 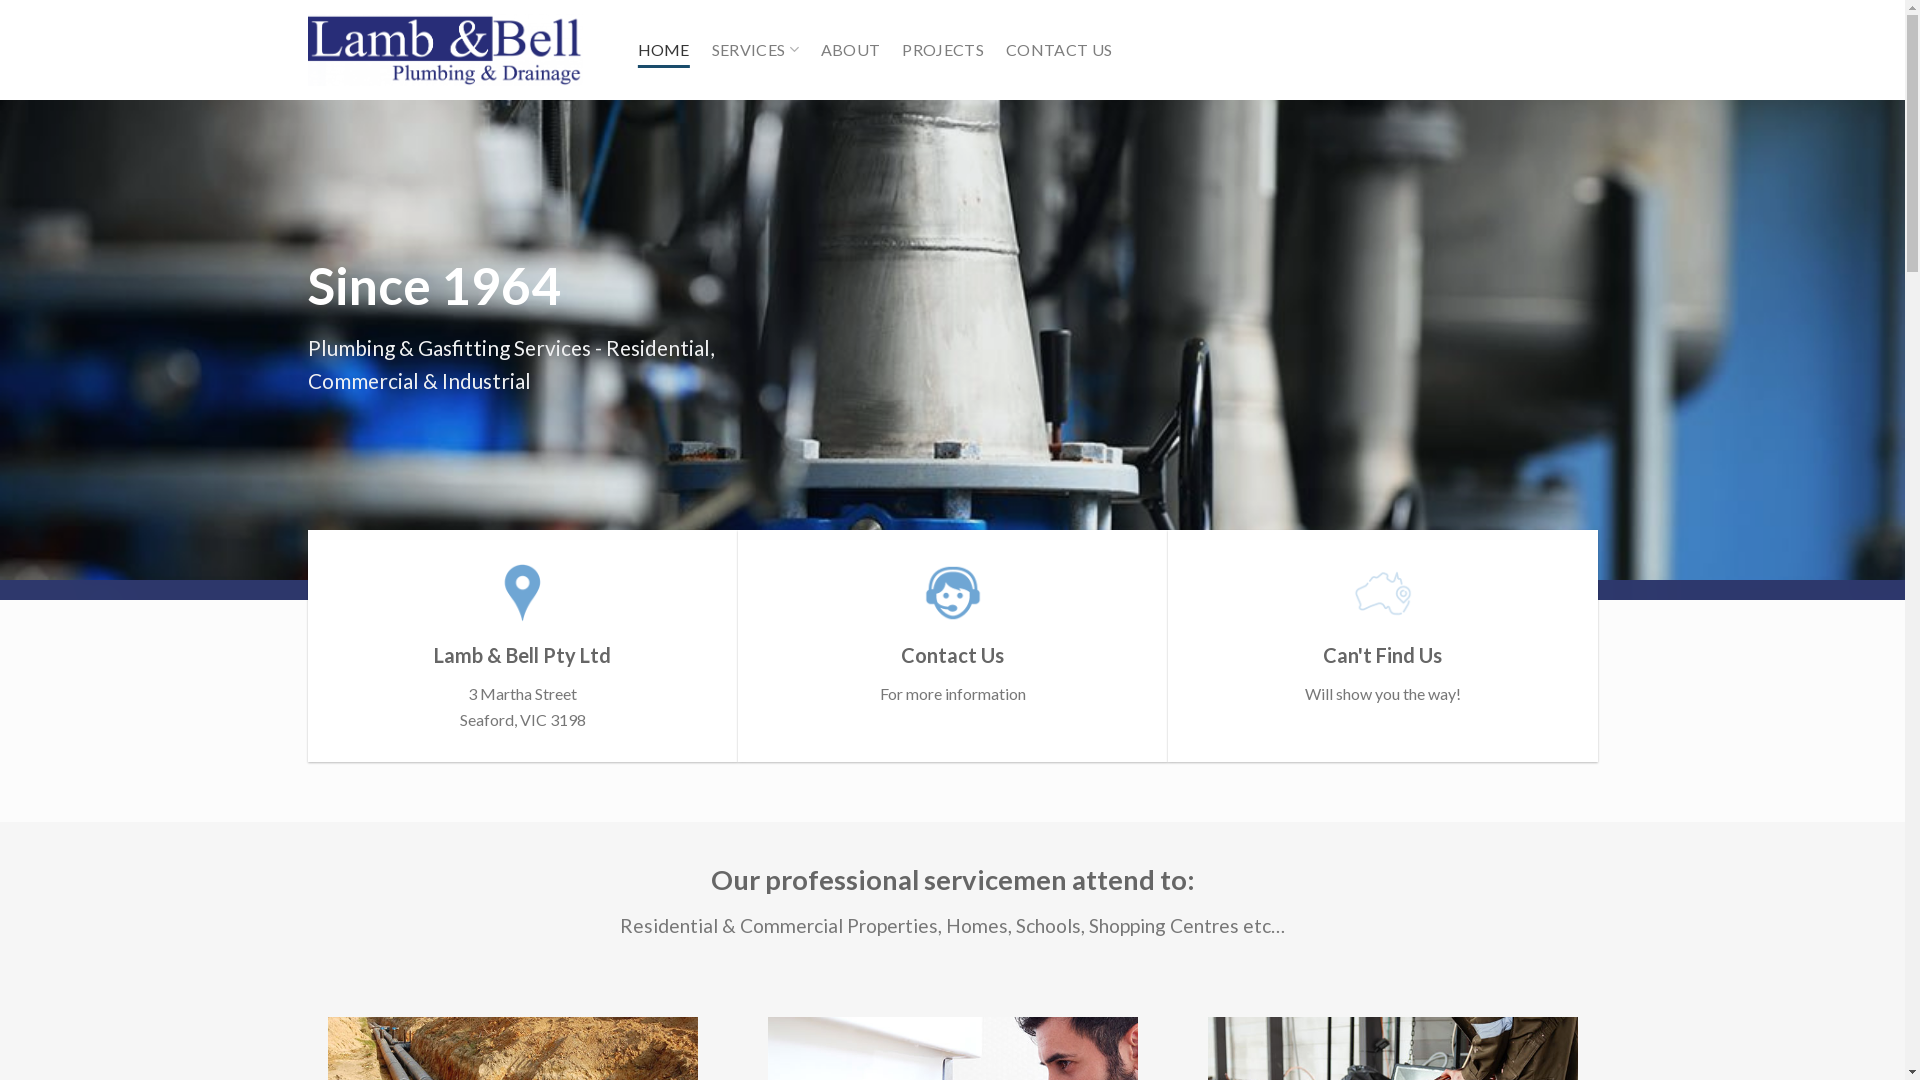 I want to click on 'Can't Find Us, so click(x=1381, y=633).